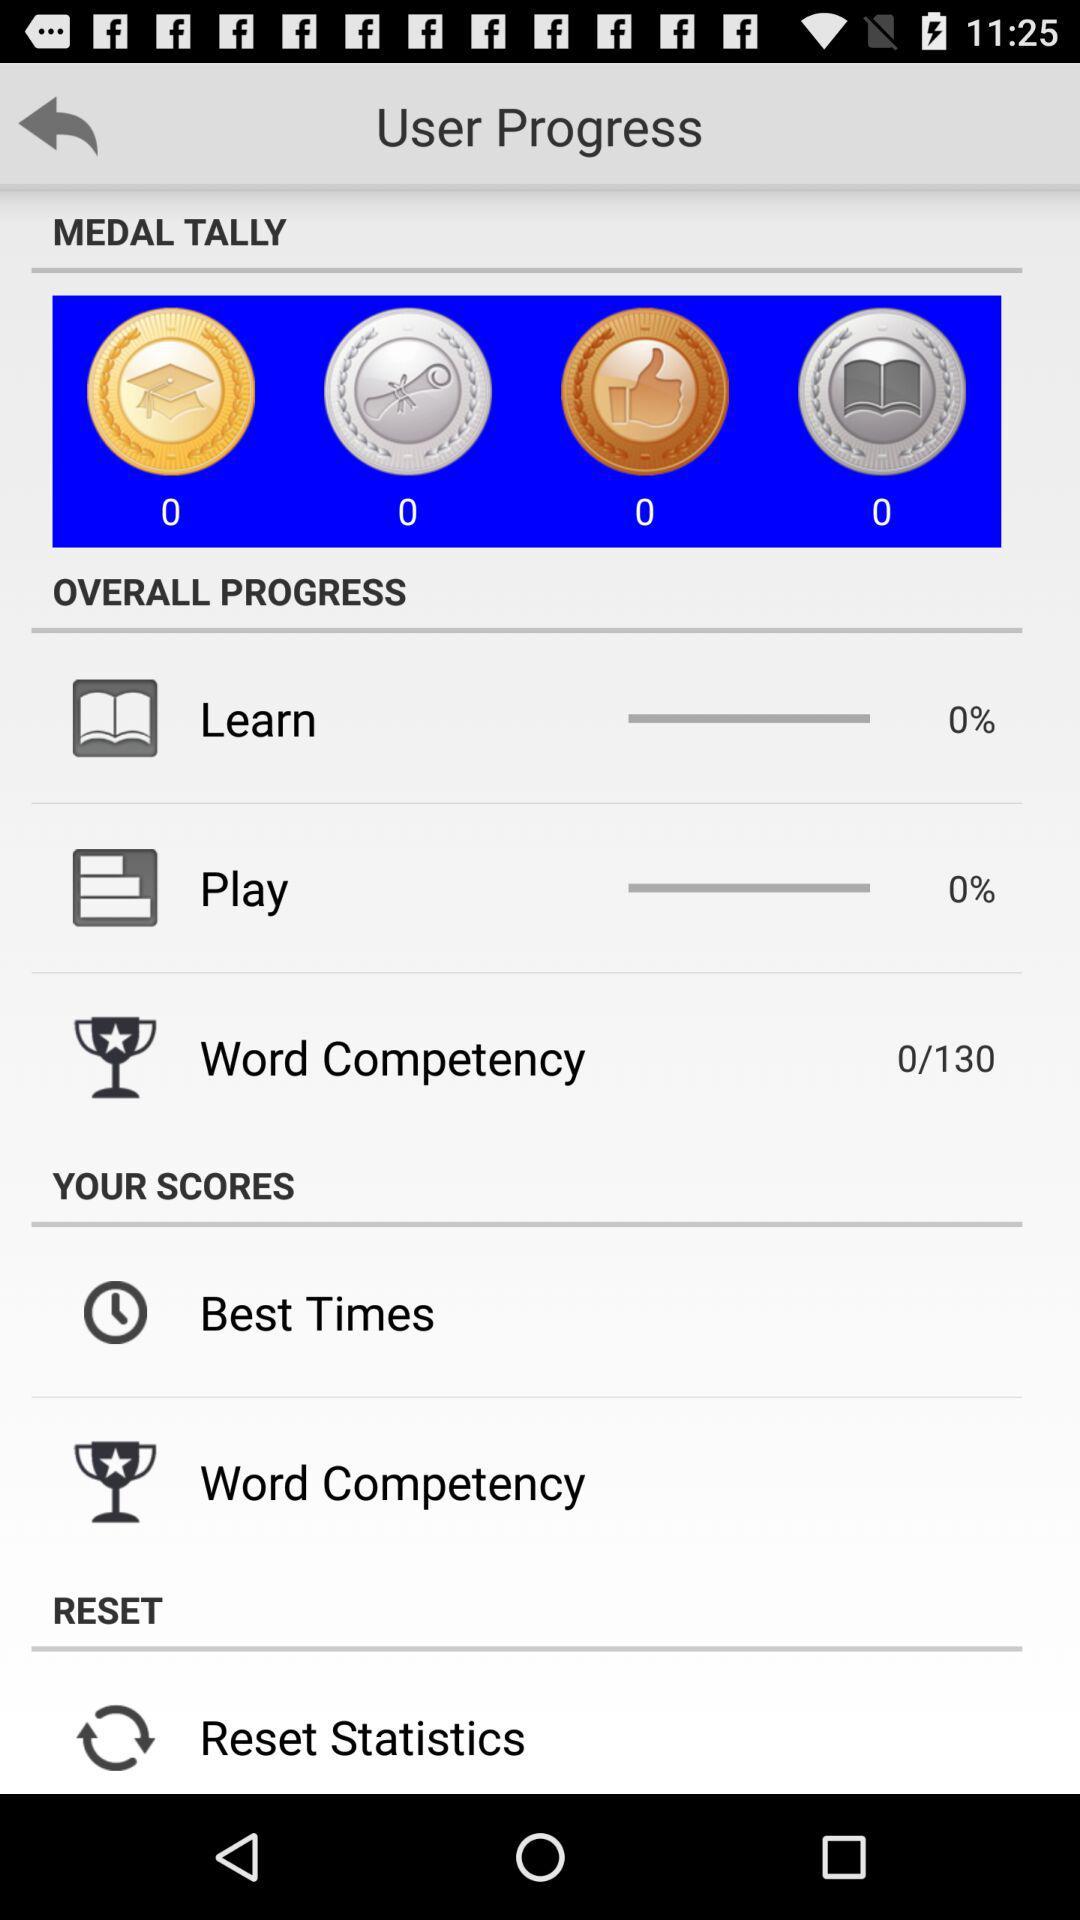 This screenshot has width=1080, height=1920. Describe the element at coordinates (525, 1185) in the screenshot. I see `the your scores icon` at that location.